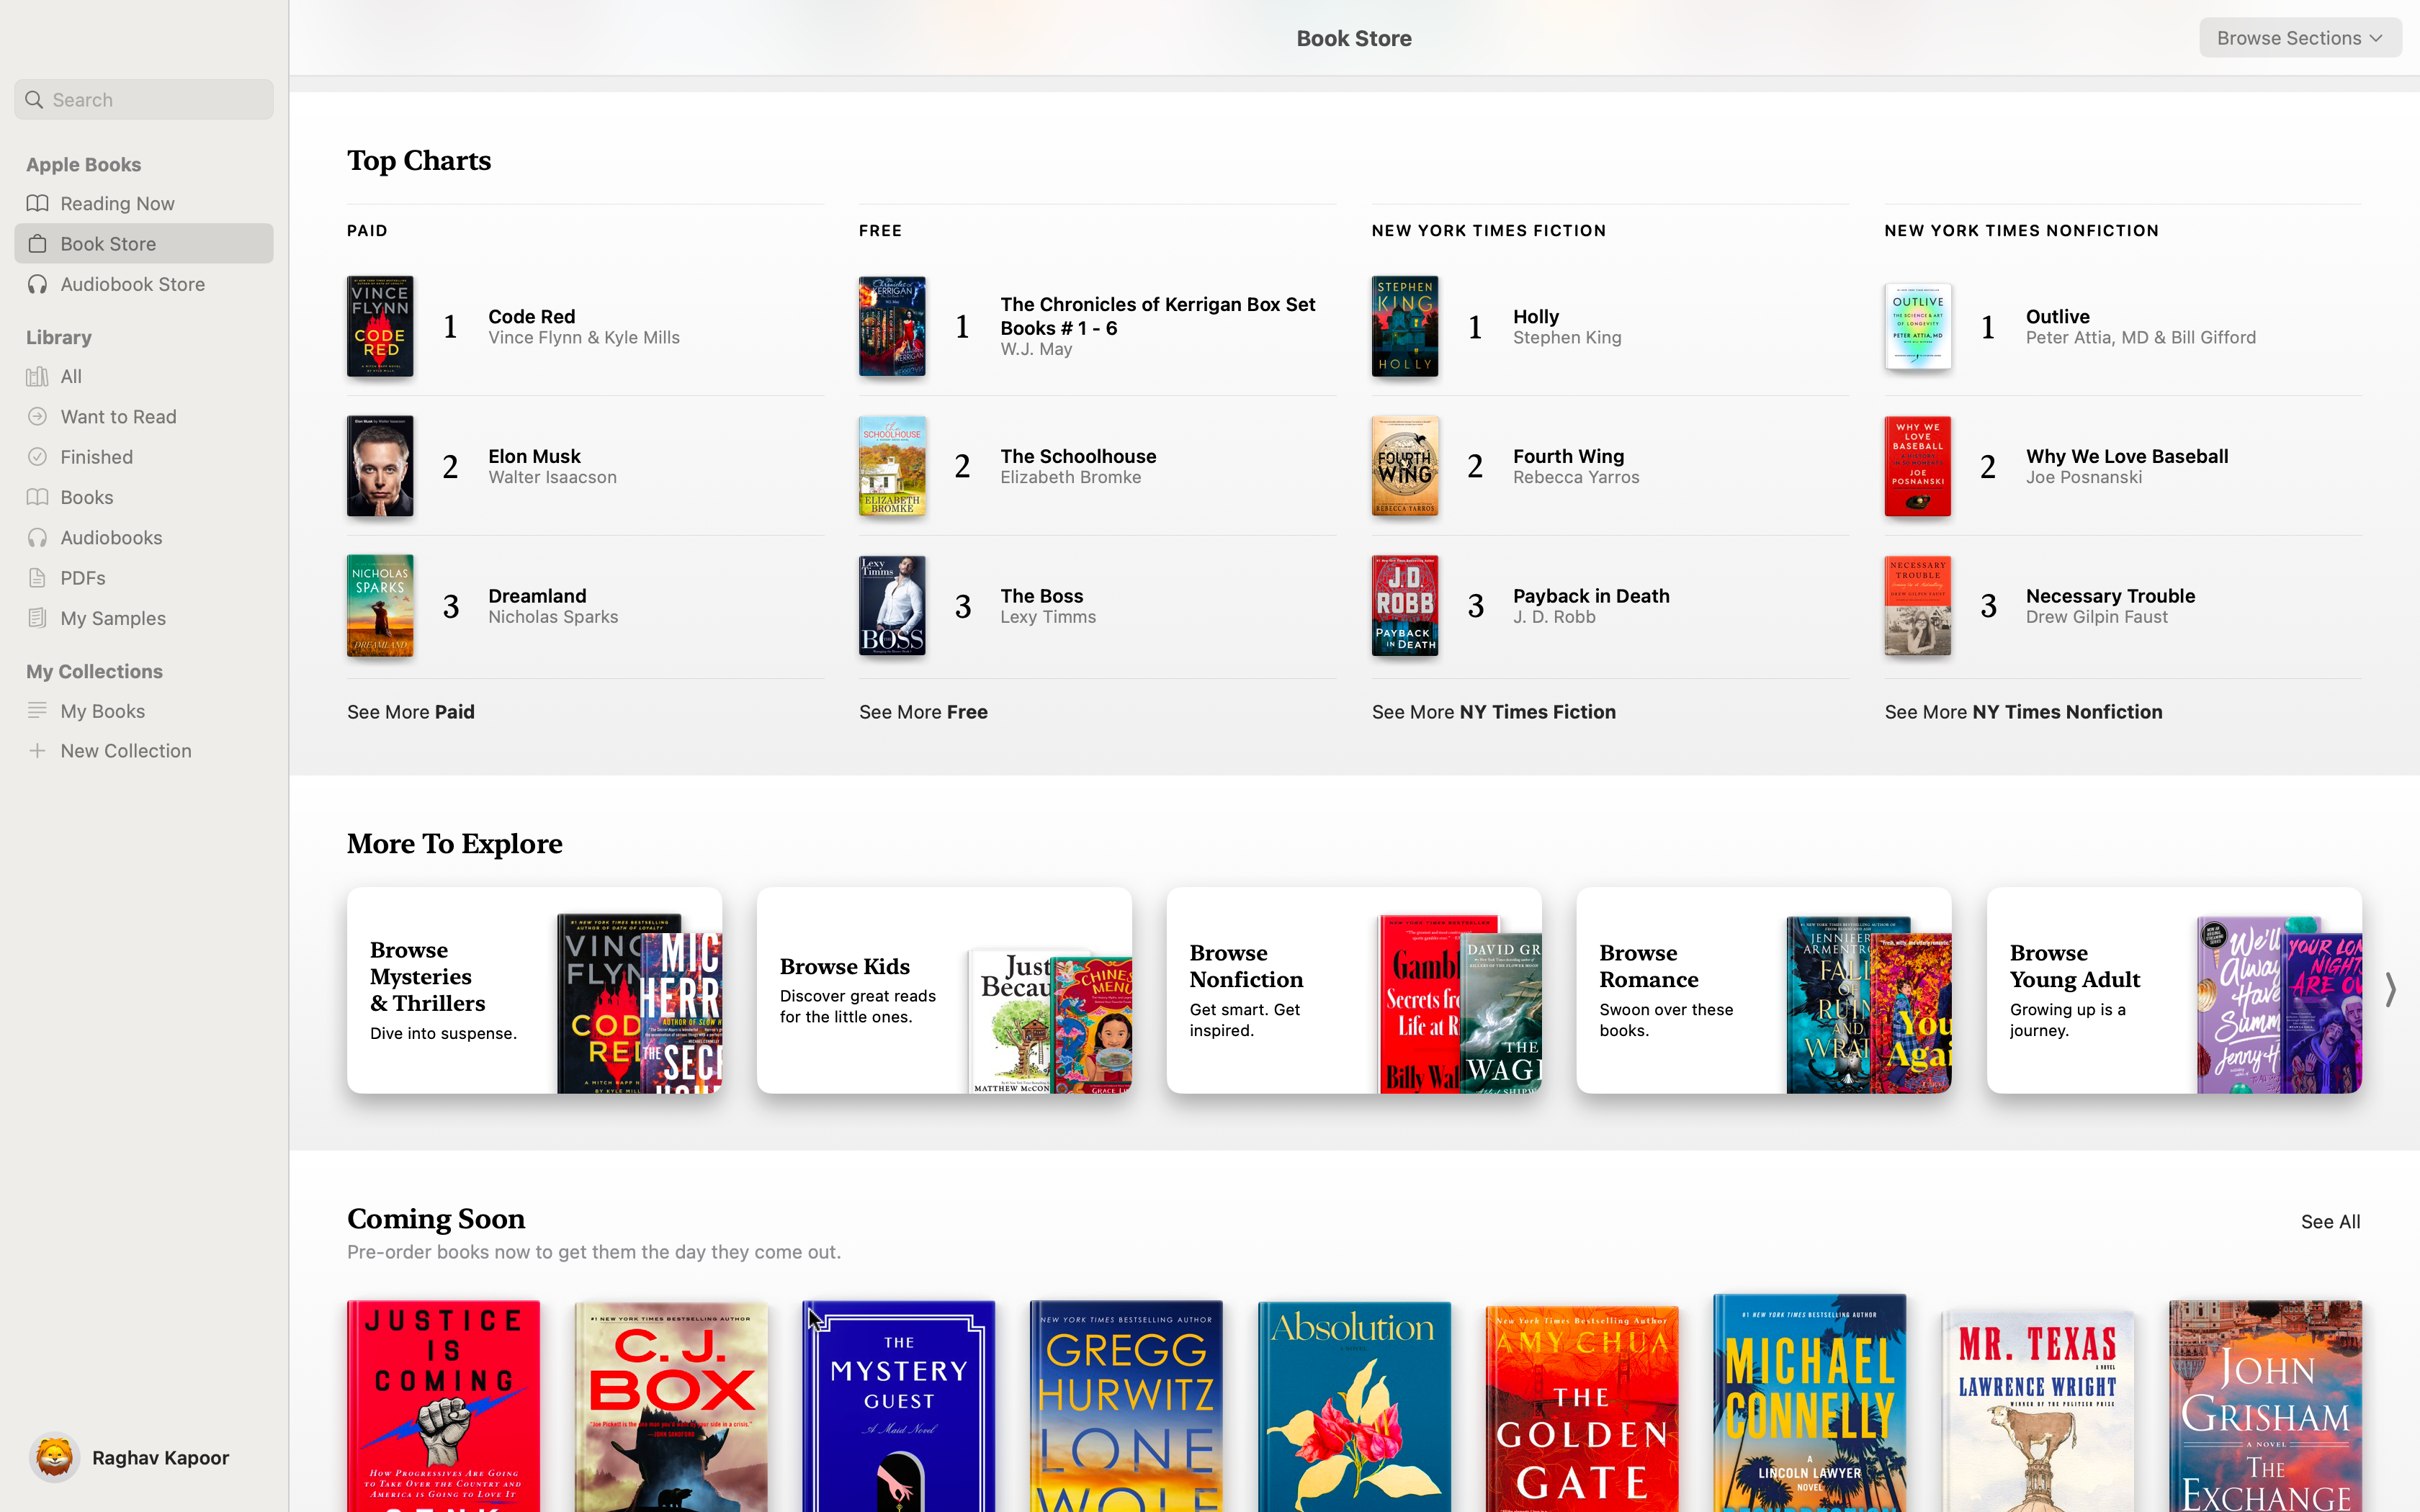 Image resolution: width=2420 pixels, height=1512 pixels. Describe the element at coordinates (2102, 325) in the screenshot. I see `and peruse "Outlive" from the NY Times Notifications` at that location.